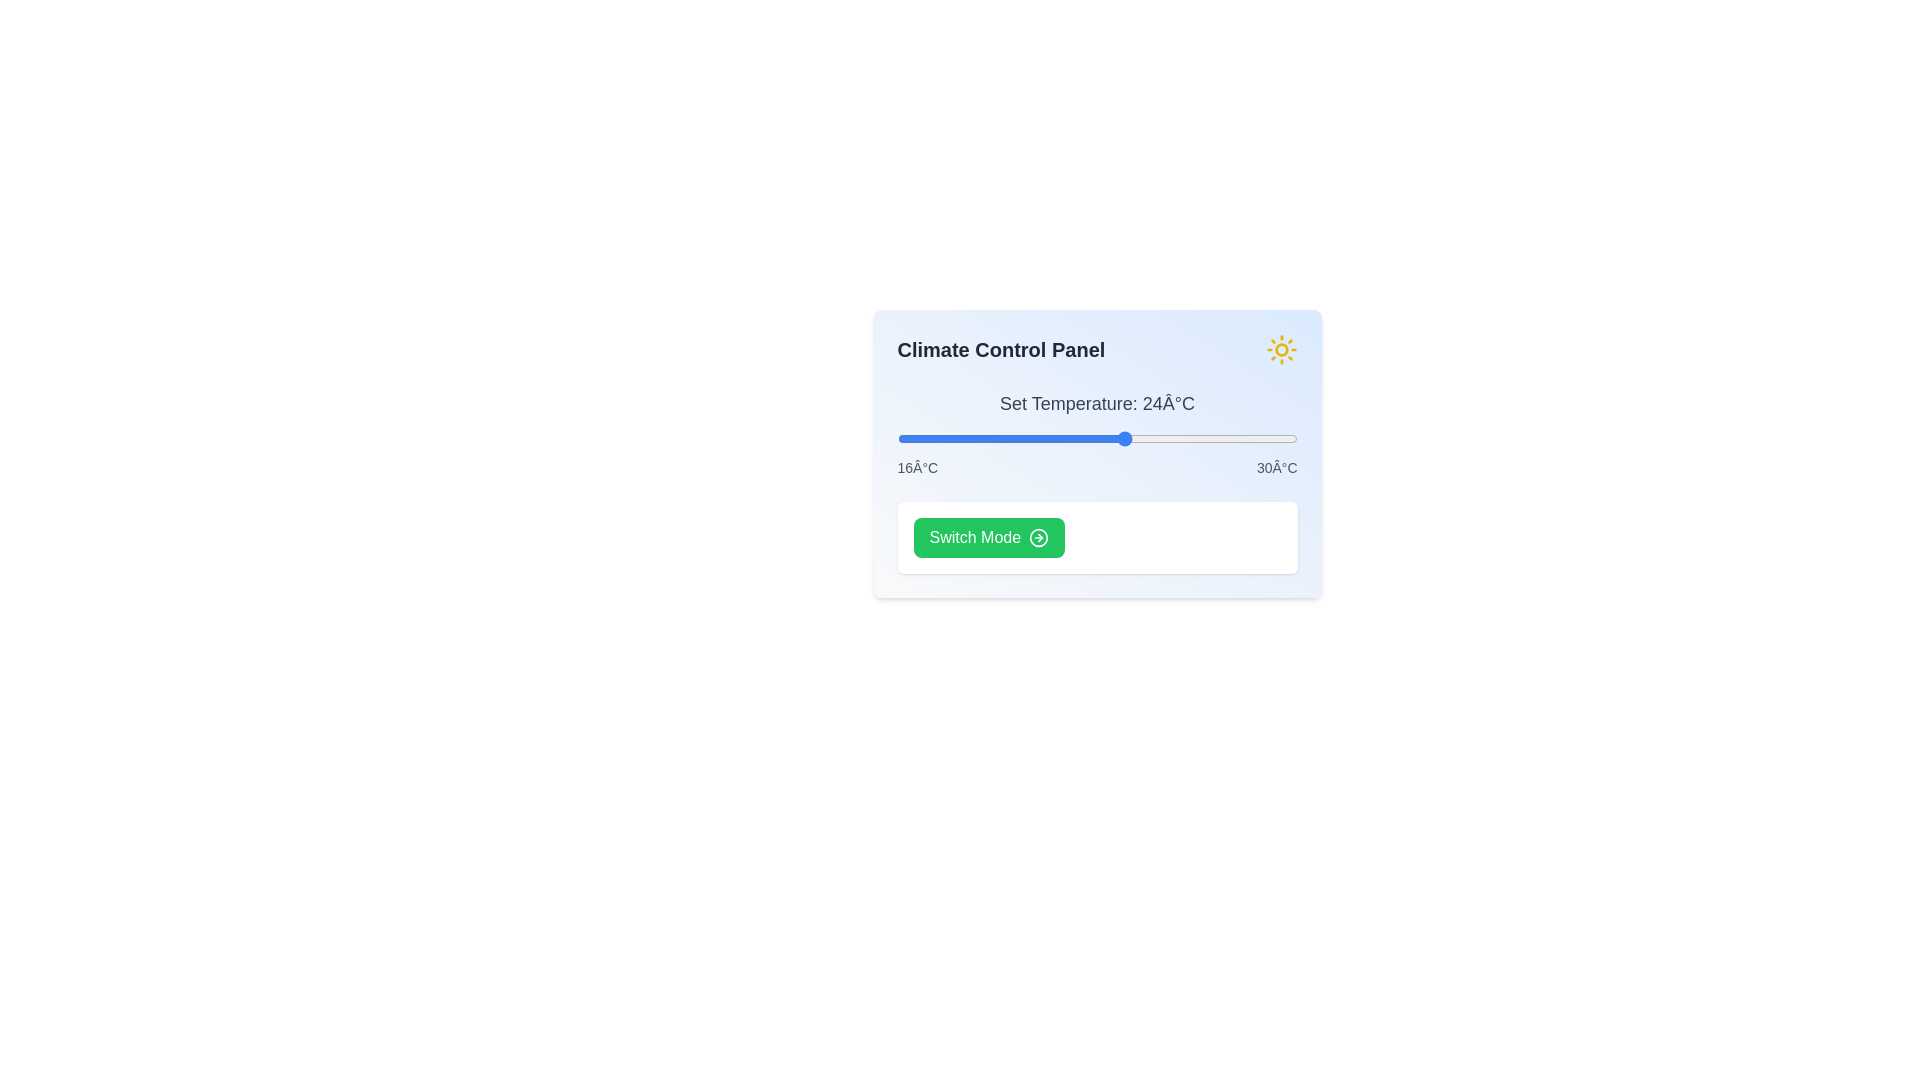  What do you see at coordinates (1039, 536) in the screenshot?
I see `the graphical circle element within the 'Switch Mode' button, which is part of an SVG group` at bounding box center [1039, 536].